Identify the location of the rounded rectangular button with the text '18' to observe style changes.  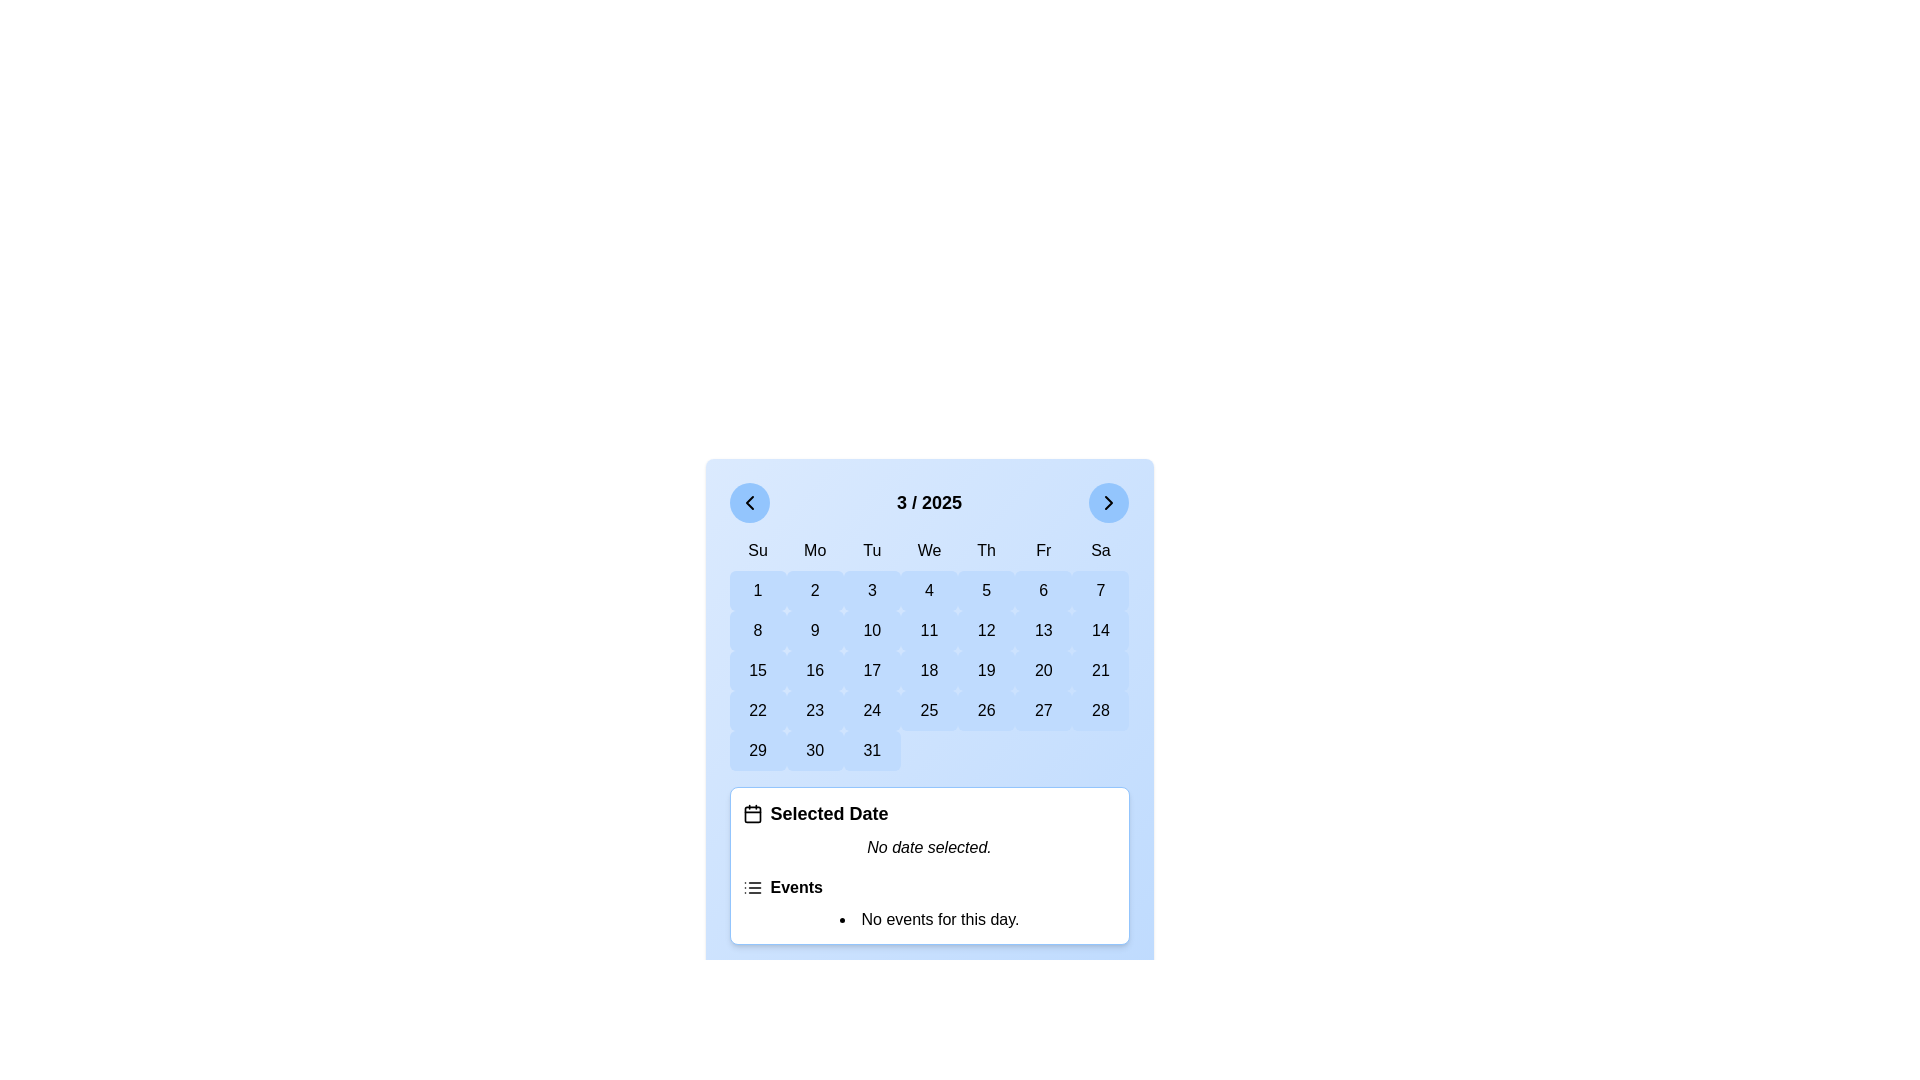
(928, 671).